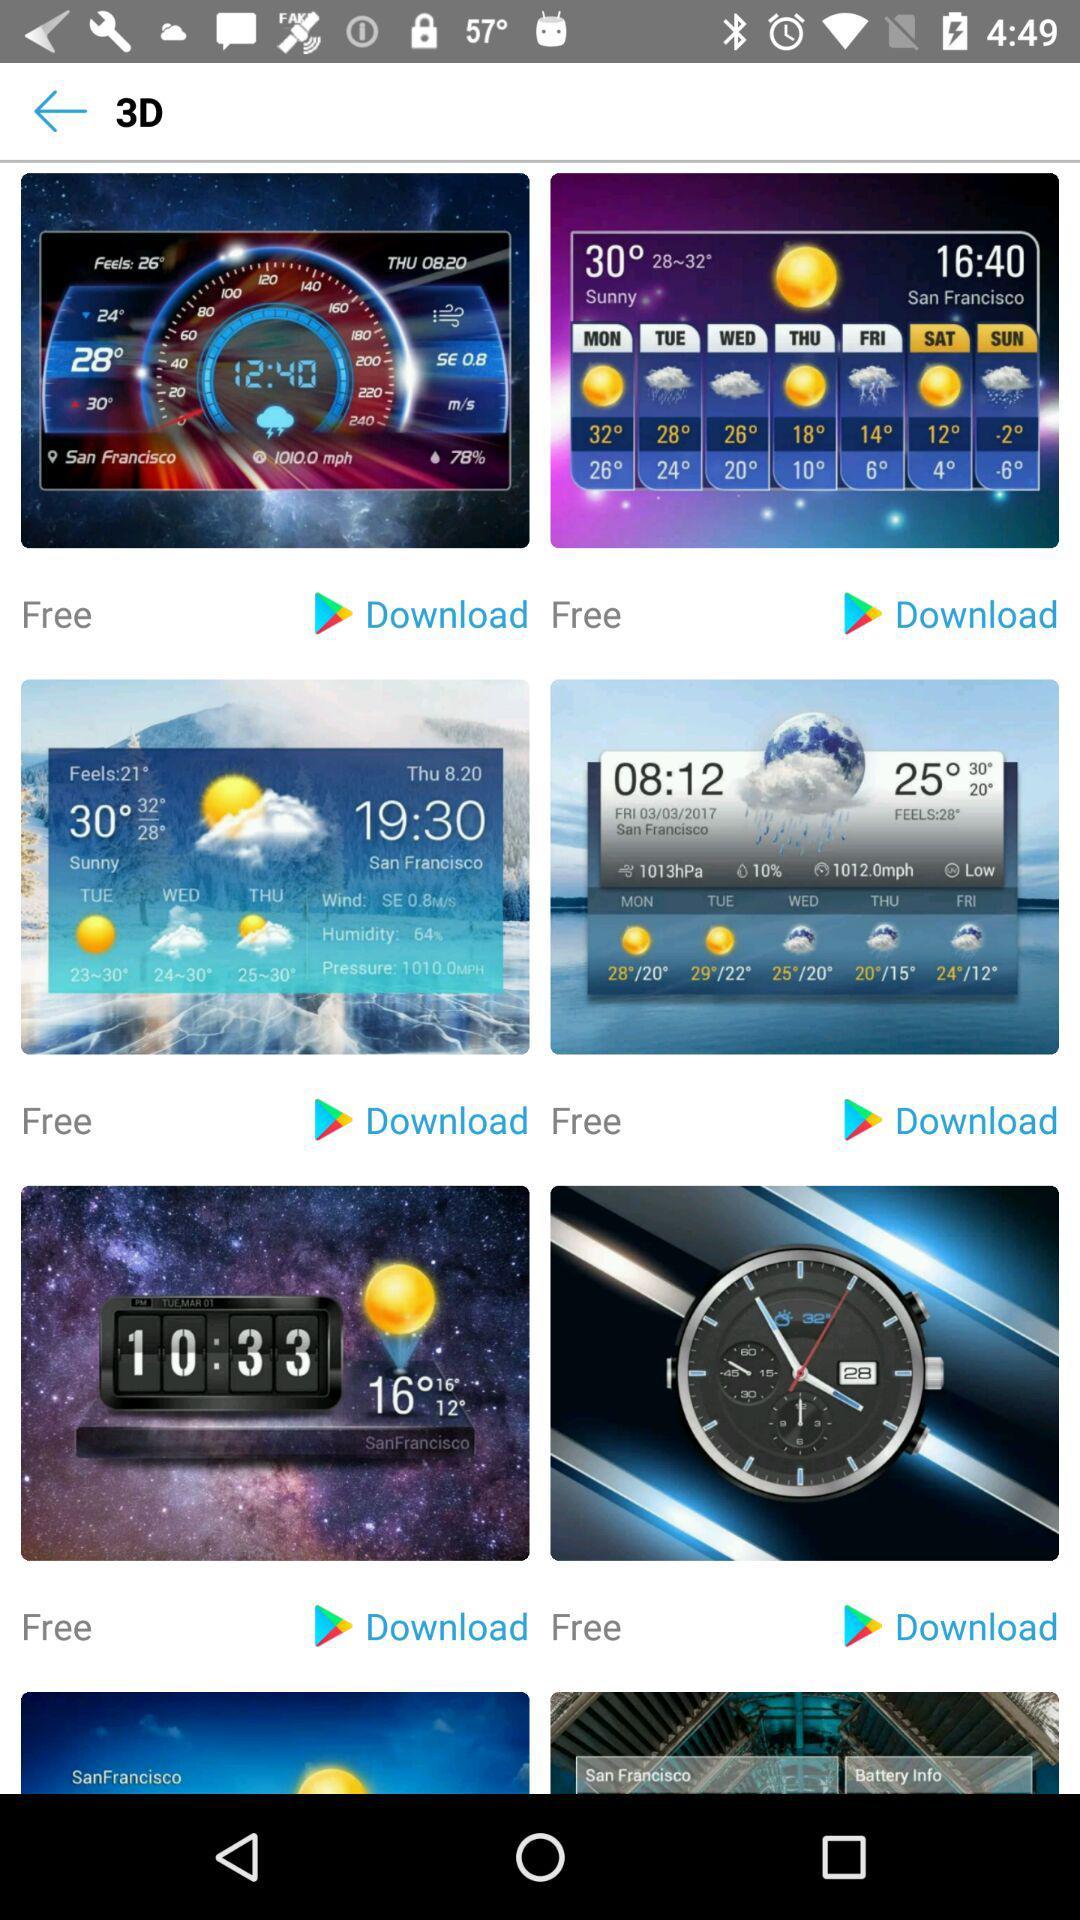 The height and width of the screenshot is (1920, 1080). What do you see at coordinates (59, 110) in the screenshot?
I see `item to the left of the 3d item` at bounding box center [59, 110].